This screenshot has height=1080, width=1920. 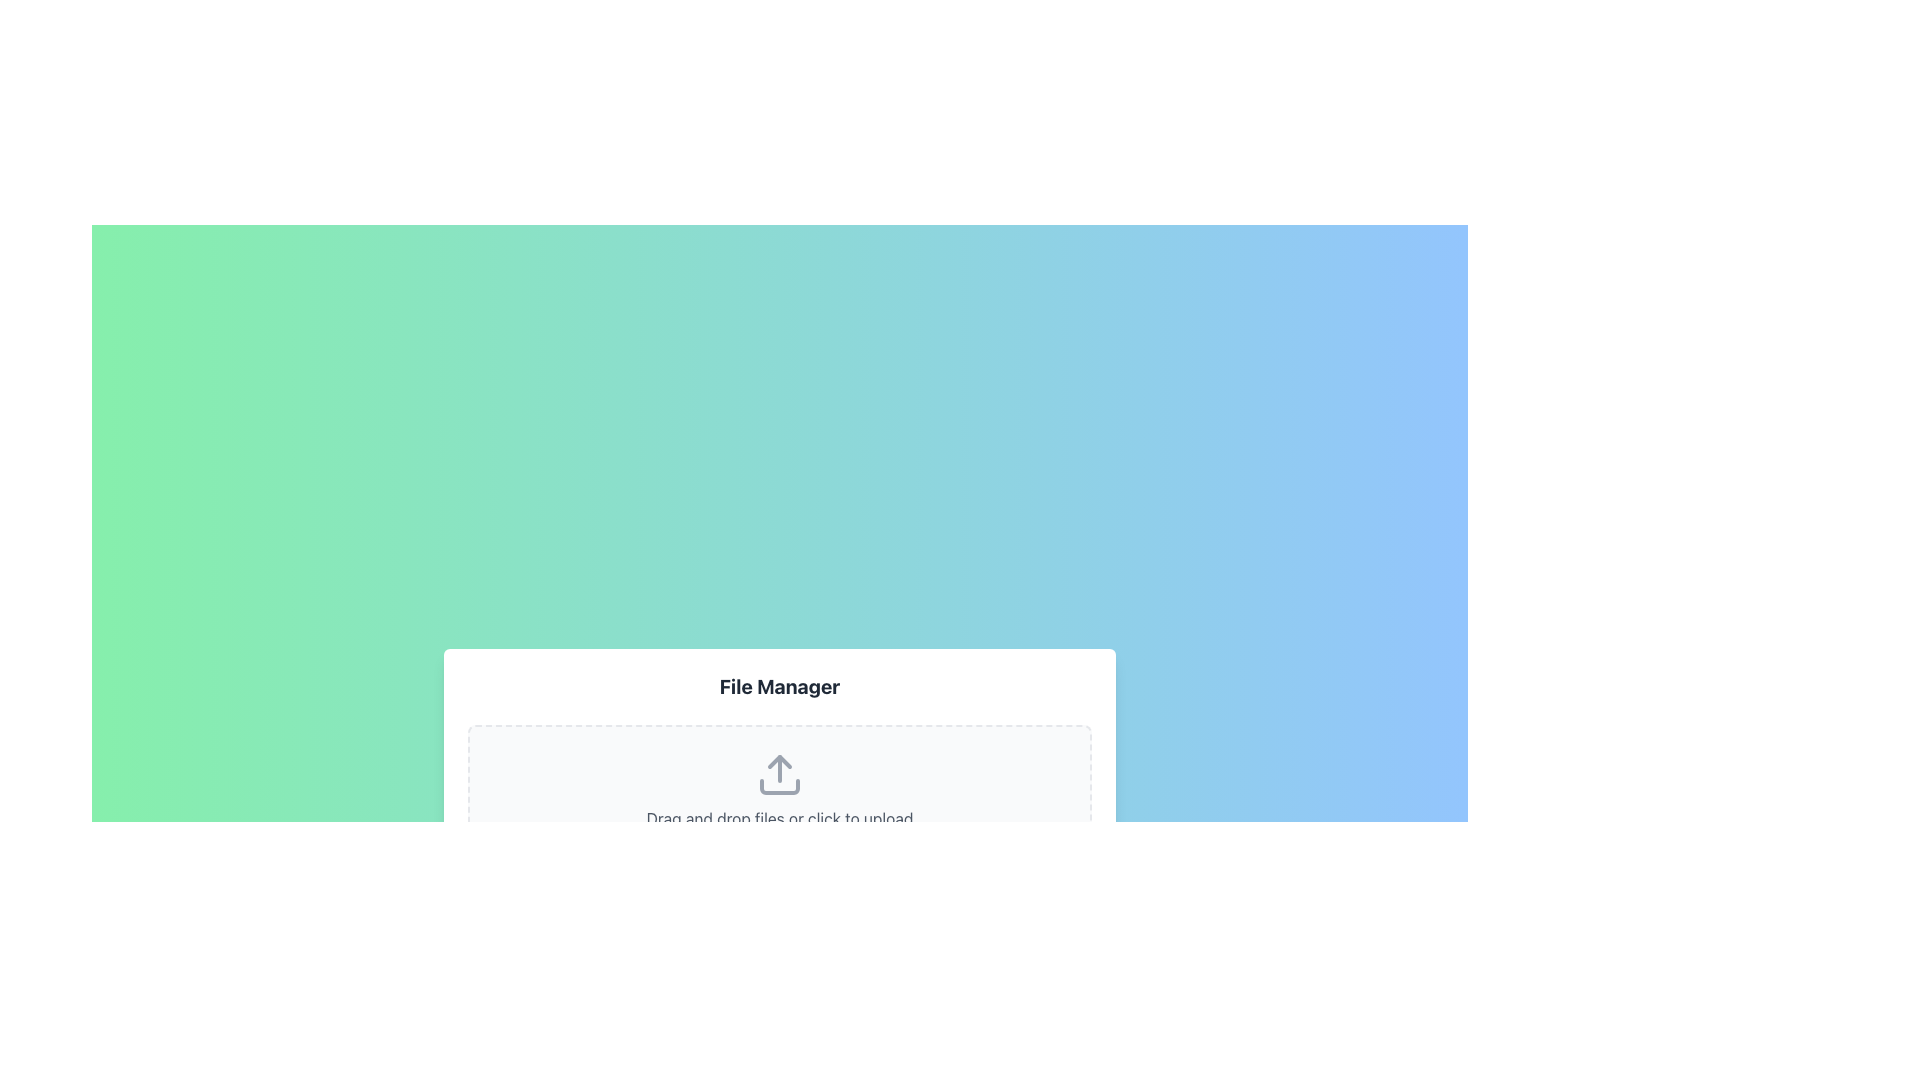 I want to click on the Interactive Upload Zone, which is a rectangular area with dashed borders and rounded corners, featuring centered text stating 'Drag and drop files or click to upload', so click(x=778, y=789).